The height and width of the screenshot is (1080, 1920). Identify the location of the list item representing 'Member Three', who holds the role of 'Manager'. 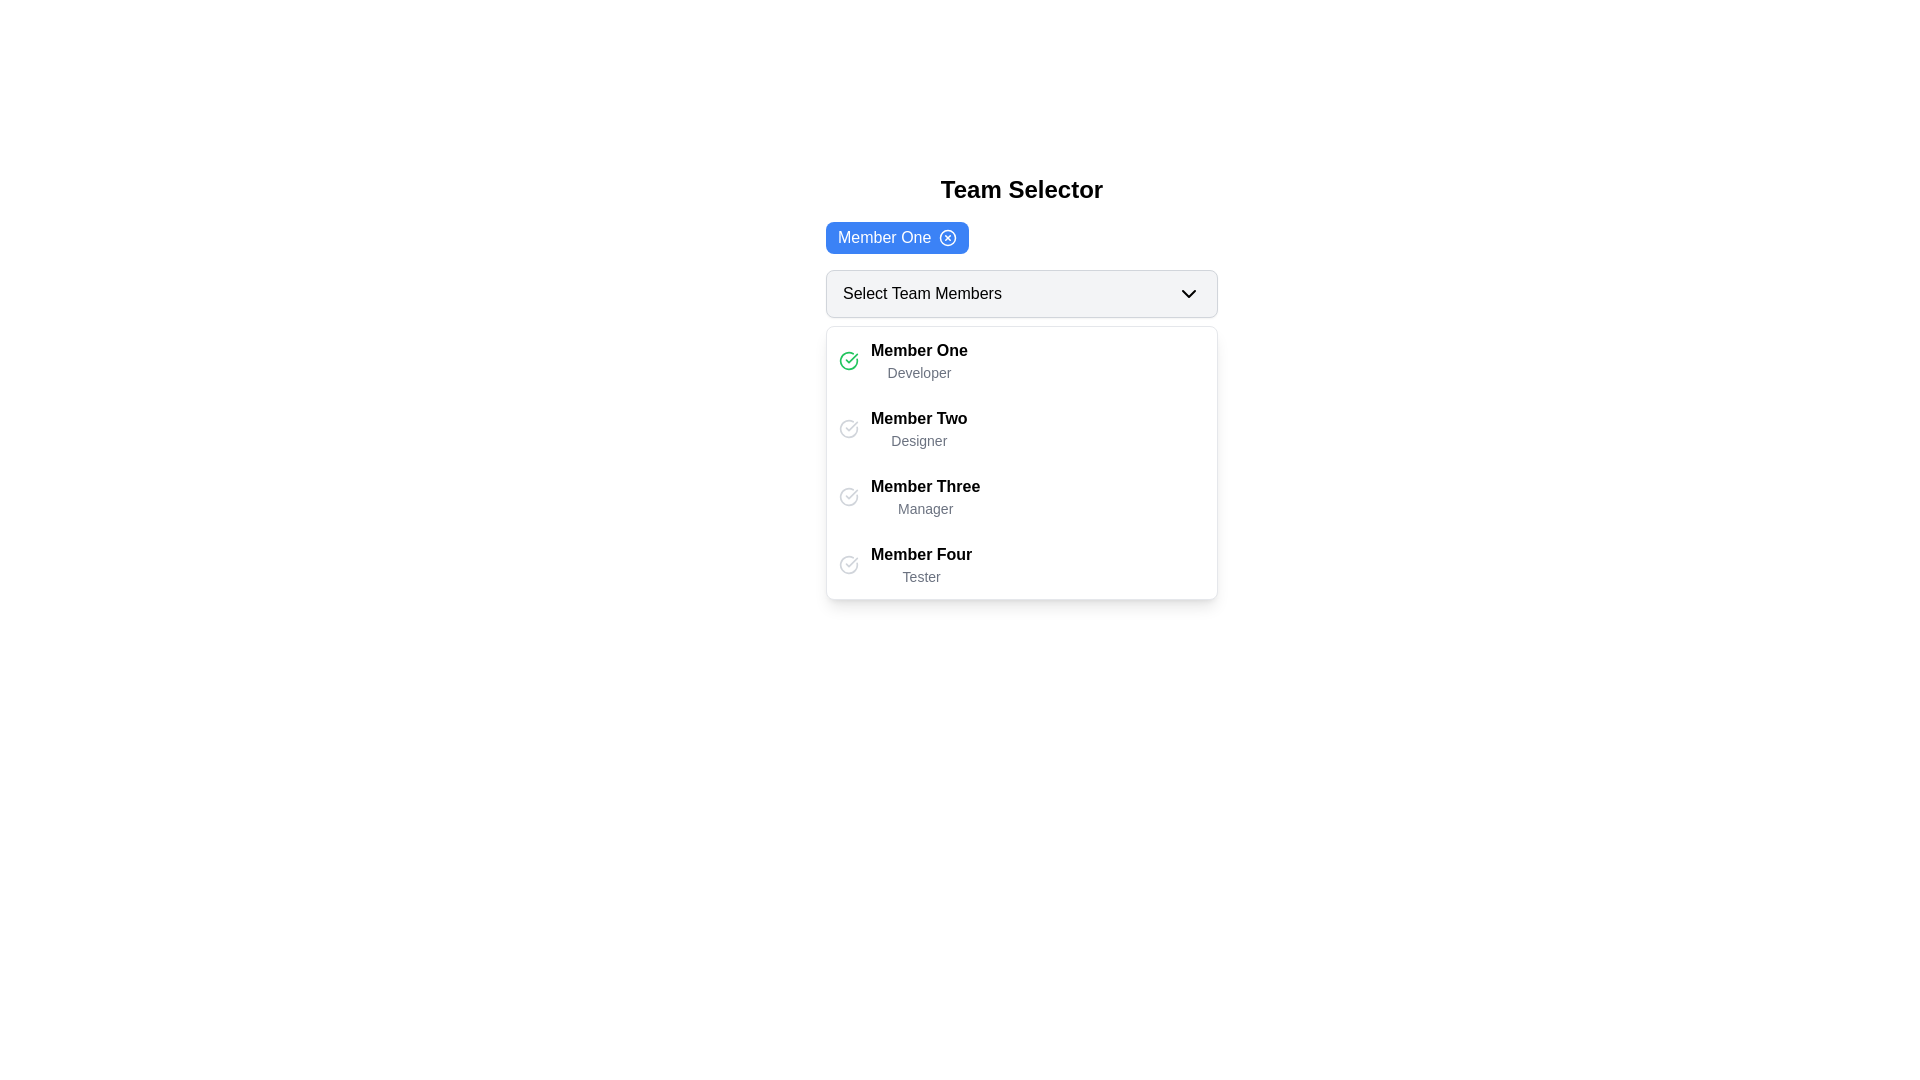
(1022, 496).